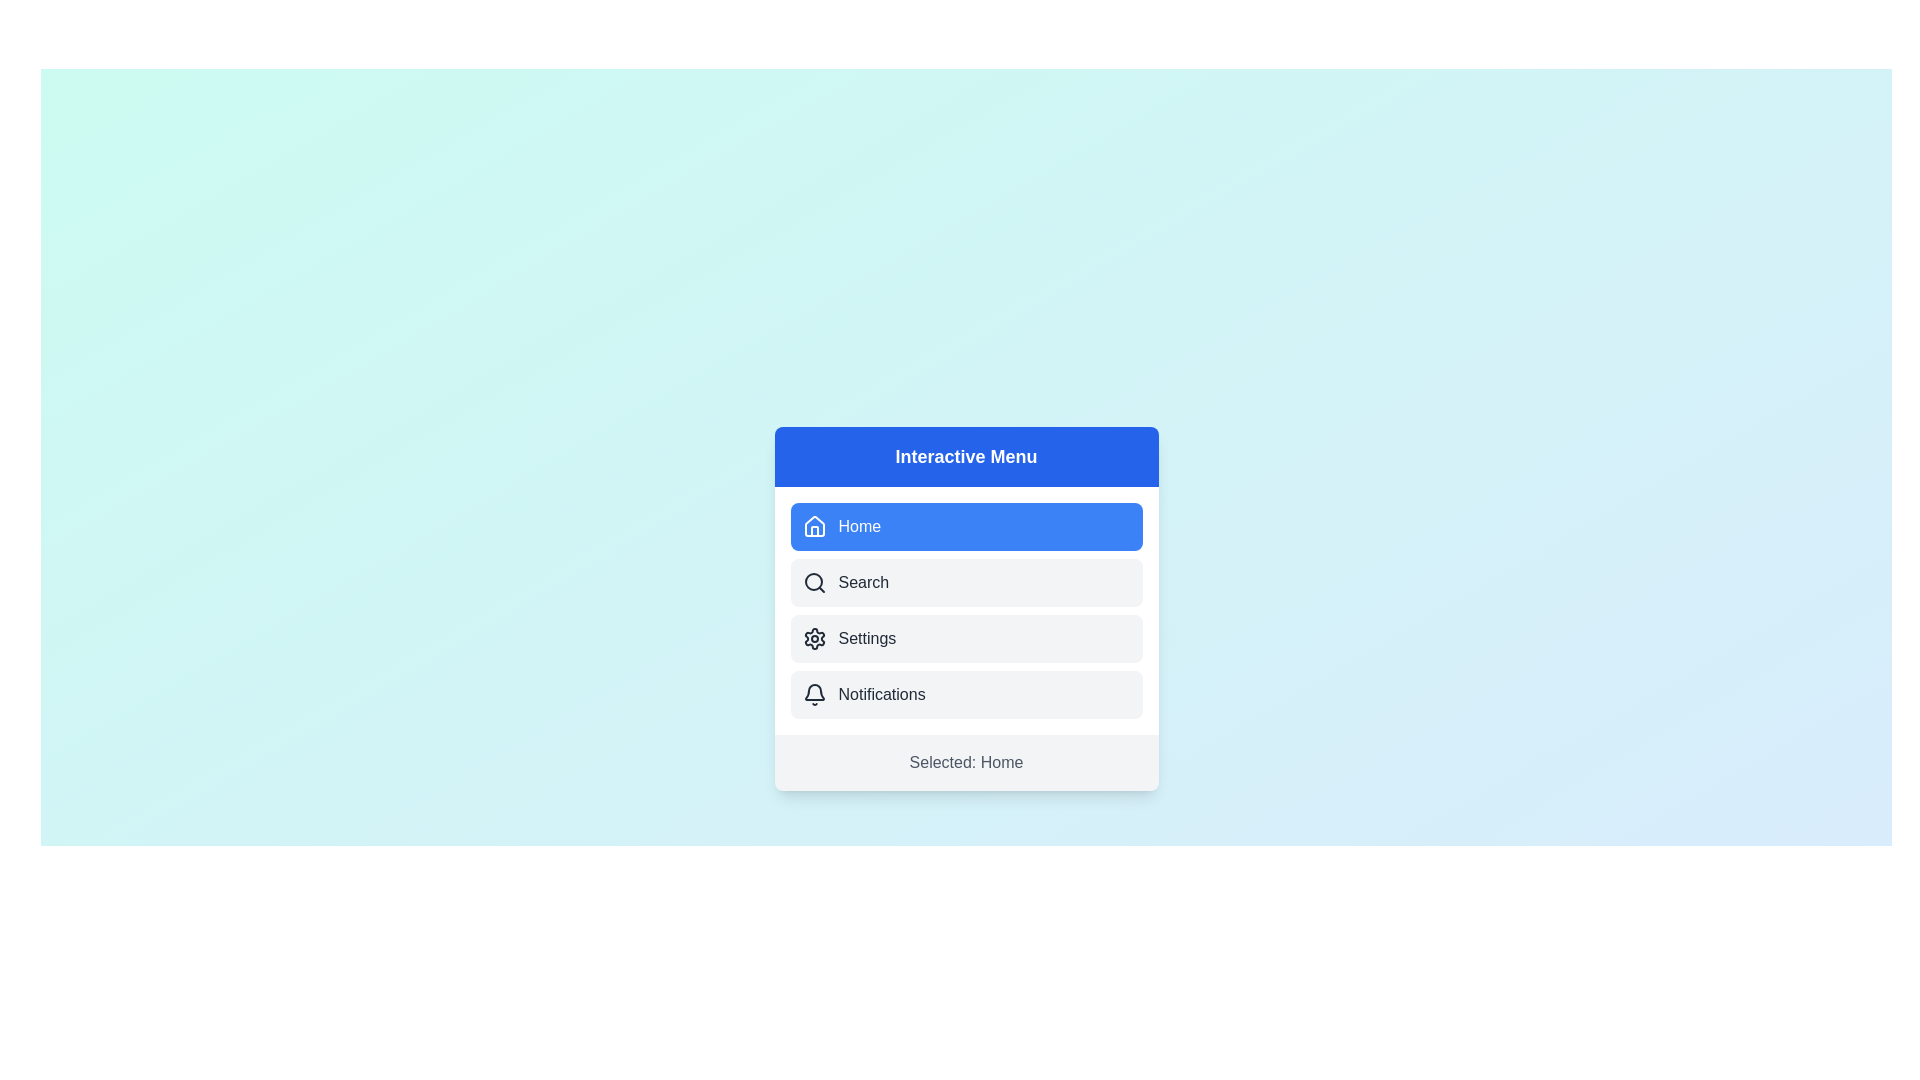 This screenshot has height=1080, width=1920. Describe the element at coordinates (966, 526) in the screenshot. I see `the menu item Home from the menu` at that location.